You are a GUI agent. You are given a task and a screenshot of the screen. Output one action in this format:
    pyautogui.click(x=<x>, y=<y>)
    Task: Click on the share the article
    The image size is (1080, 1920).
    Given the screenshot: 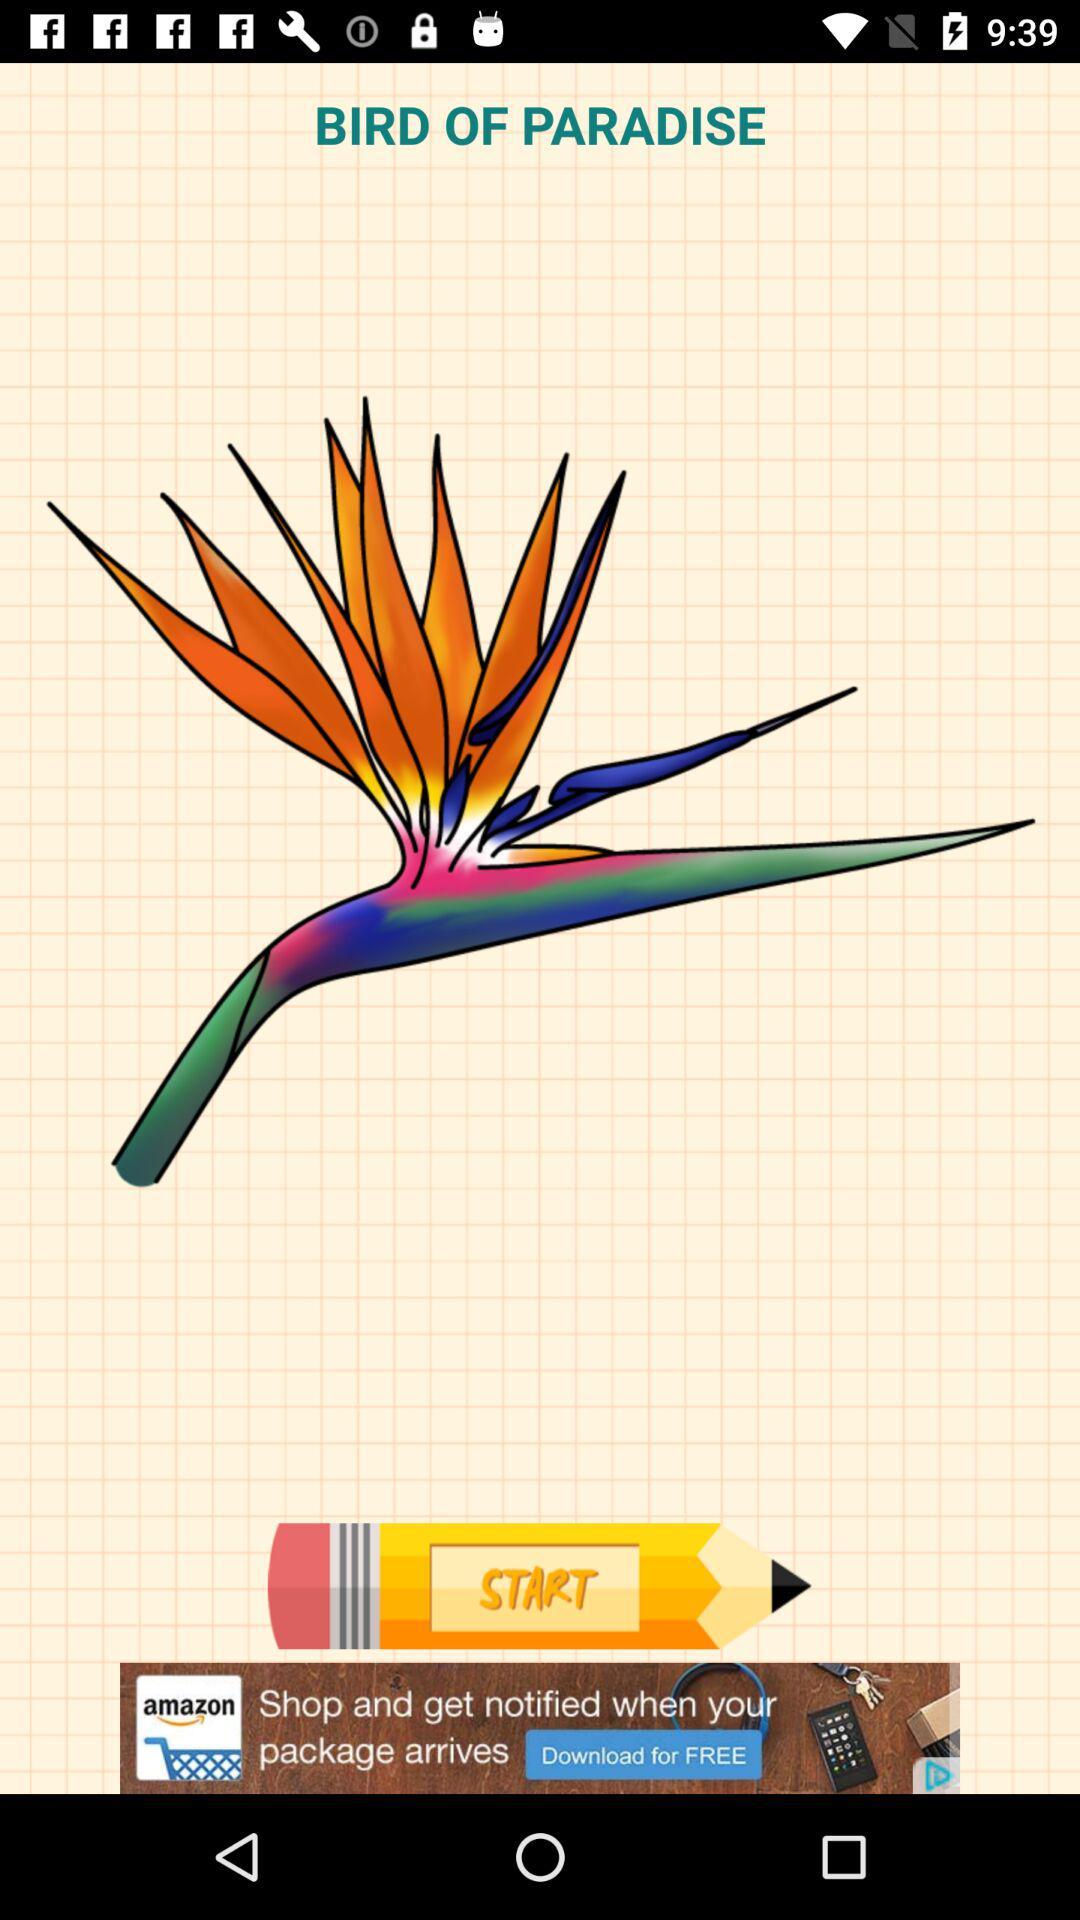 What is the action you would take?
    pyautogui.click(x=540, y=1727)
    